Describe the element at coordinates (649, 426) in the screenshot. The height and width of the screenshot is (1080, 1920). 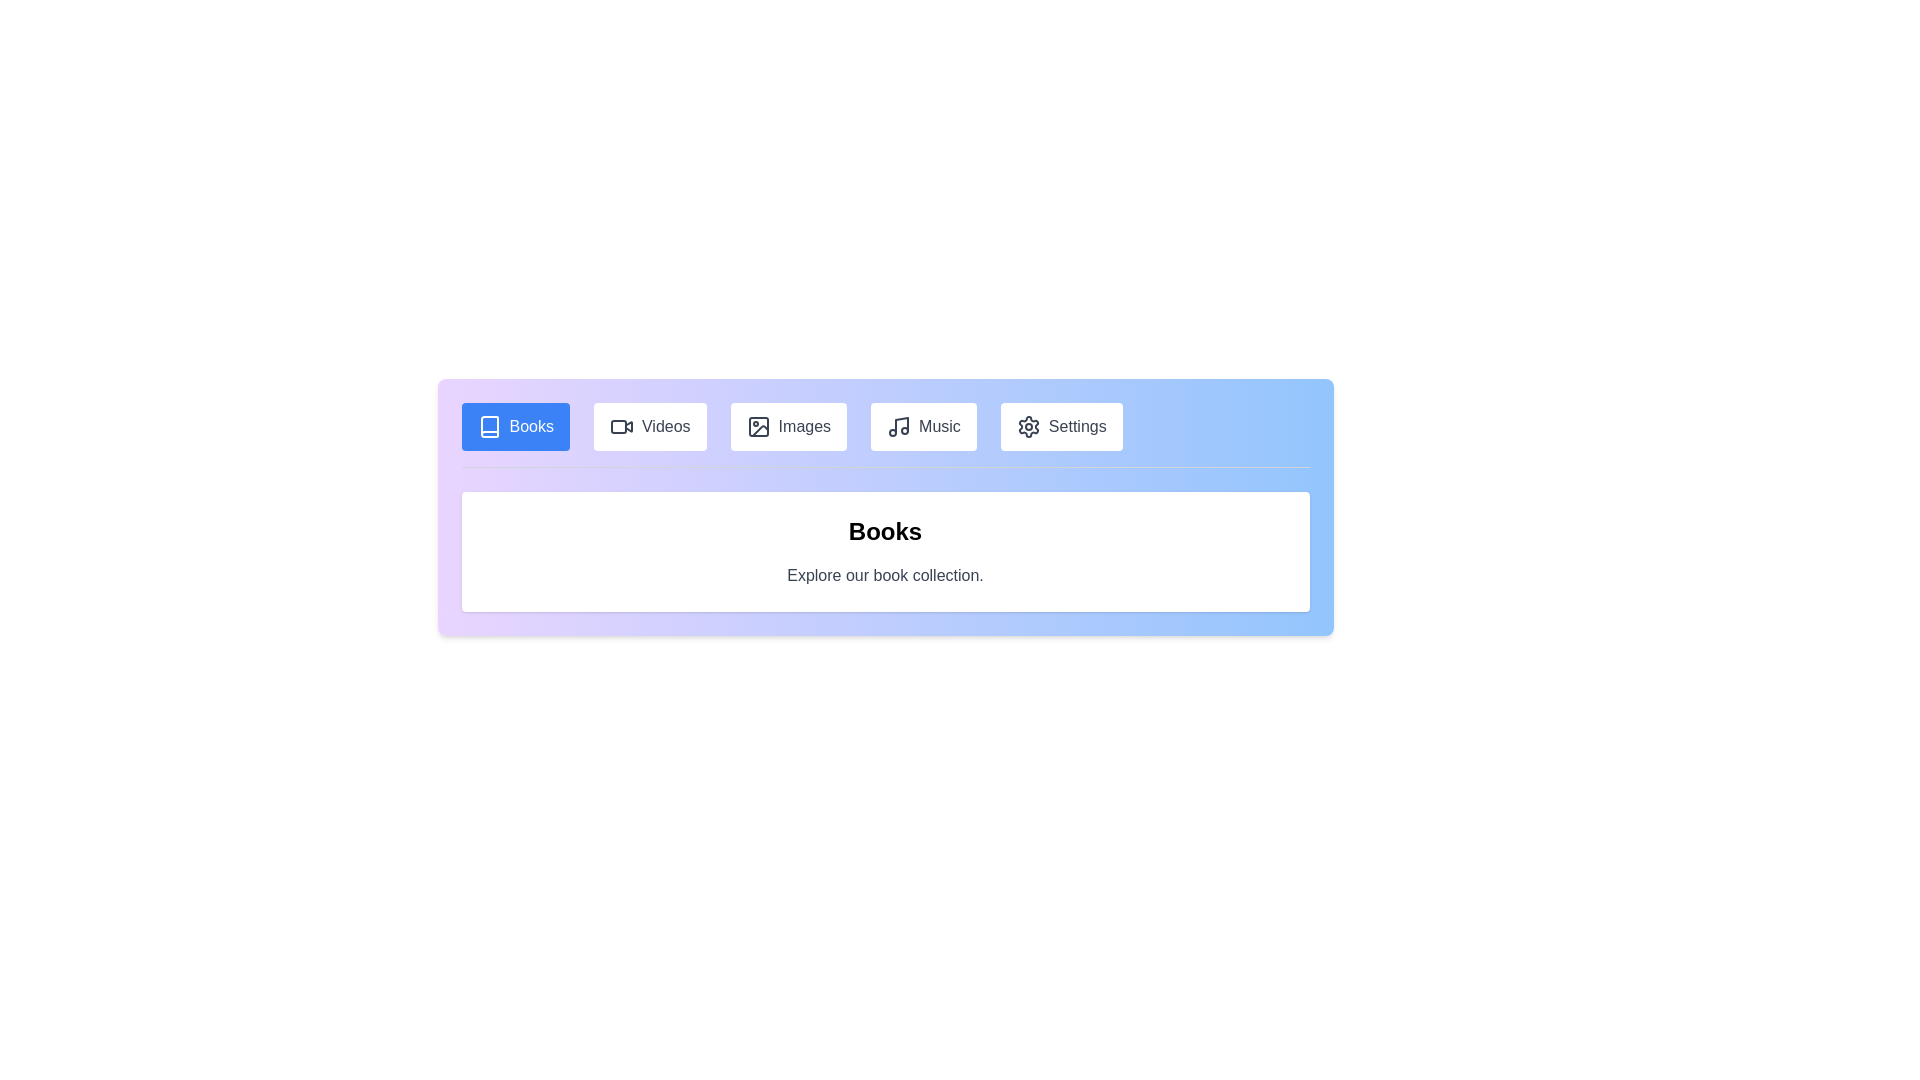
I see `the Videos tab by clicking on its button` at that location.